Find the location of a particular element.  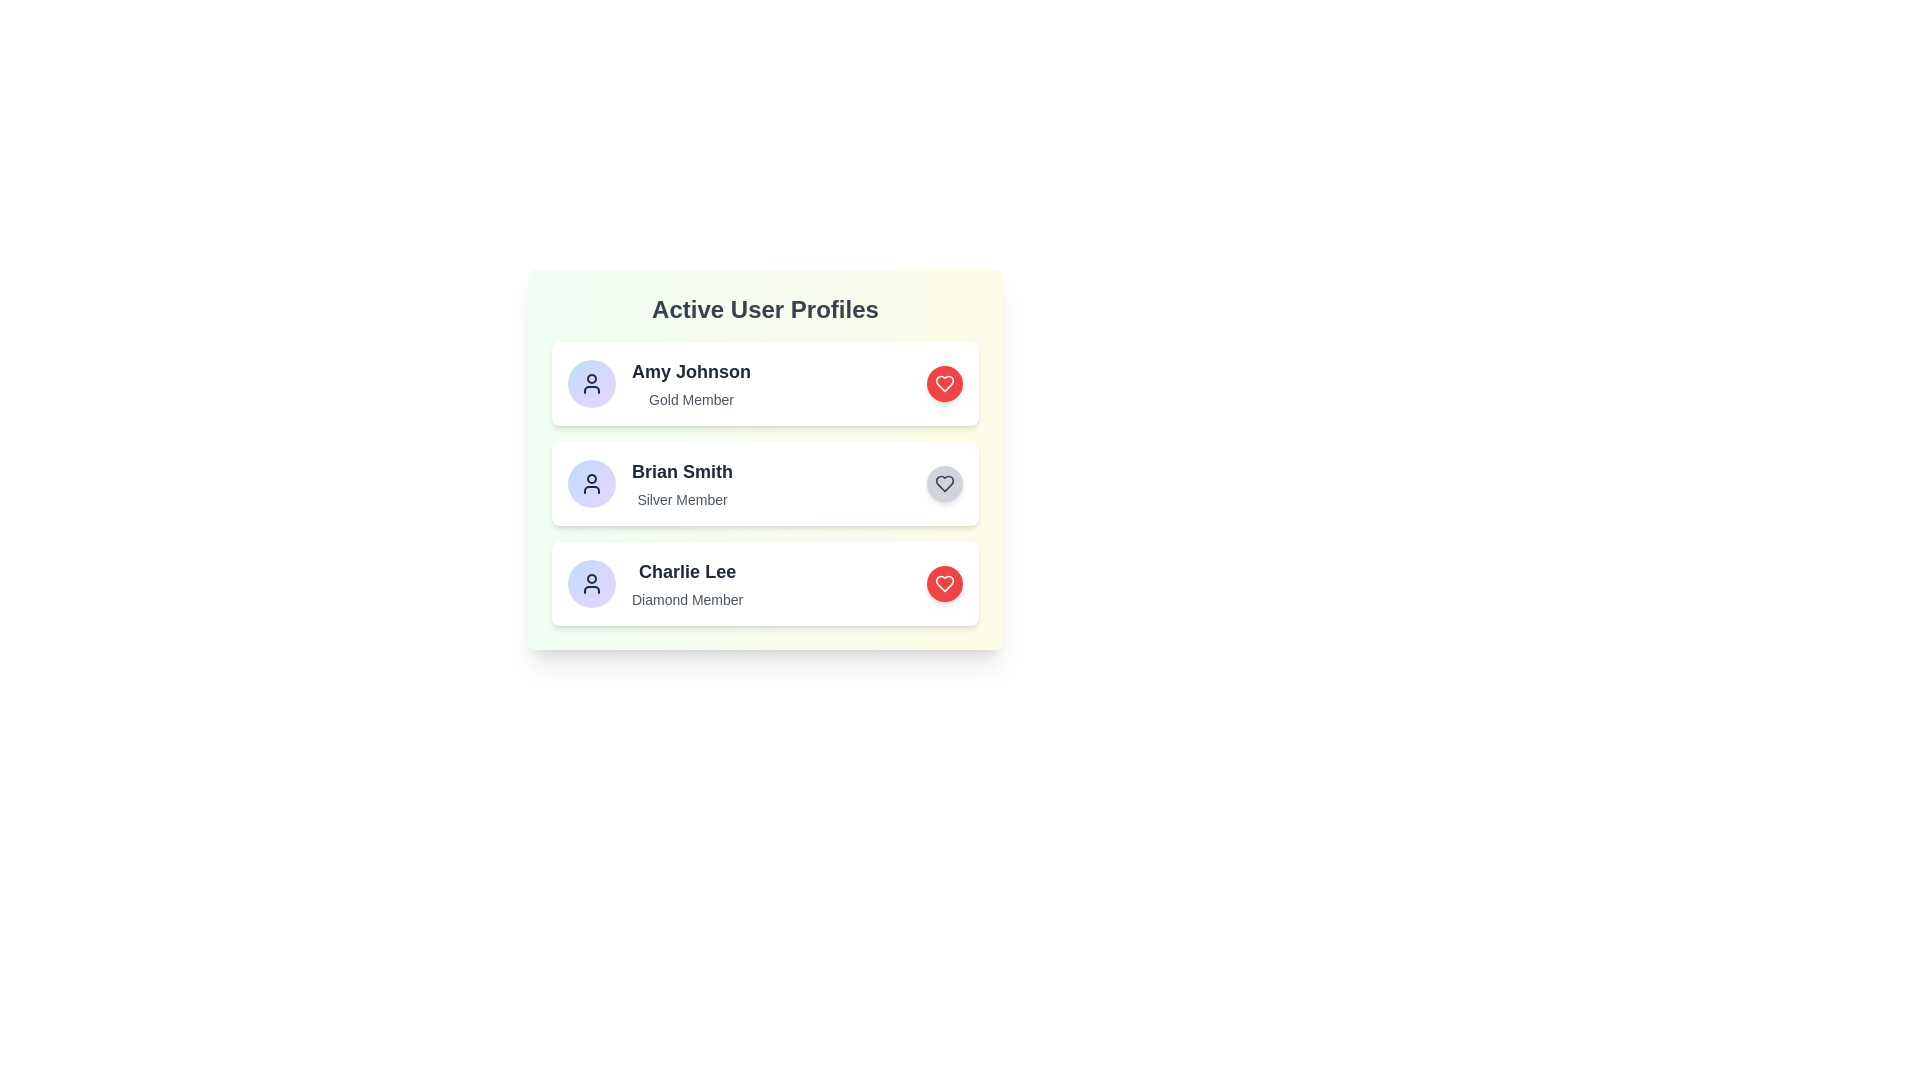

the red heart icon for 'like' or 'favorite' action located within the user card for 'Amy Johnson', to the right side of the card is located at coordinates (944, 583).